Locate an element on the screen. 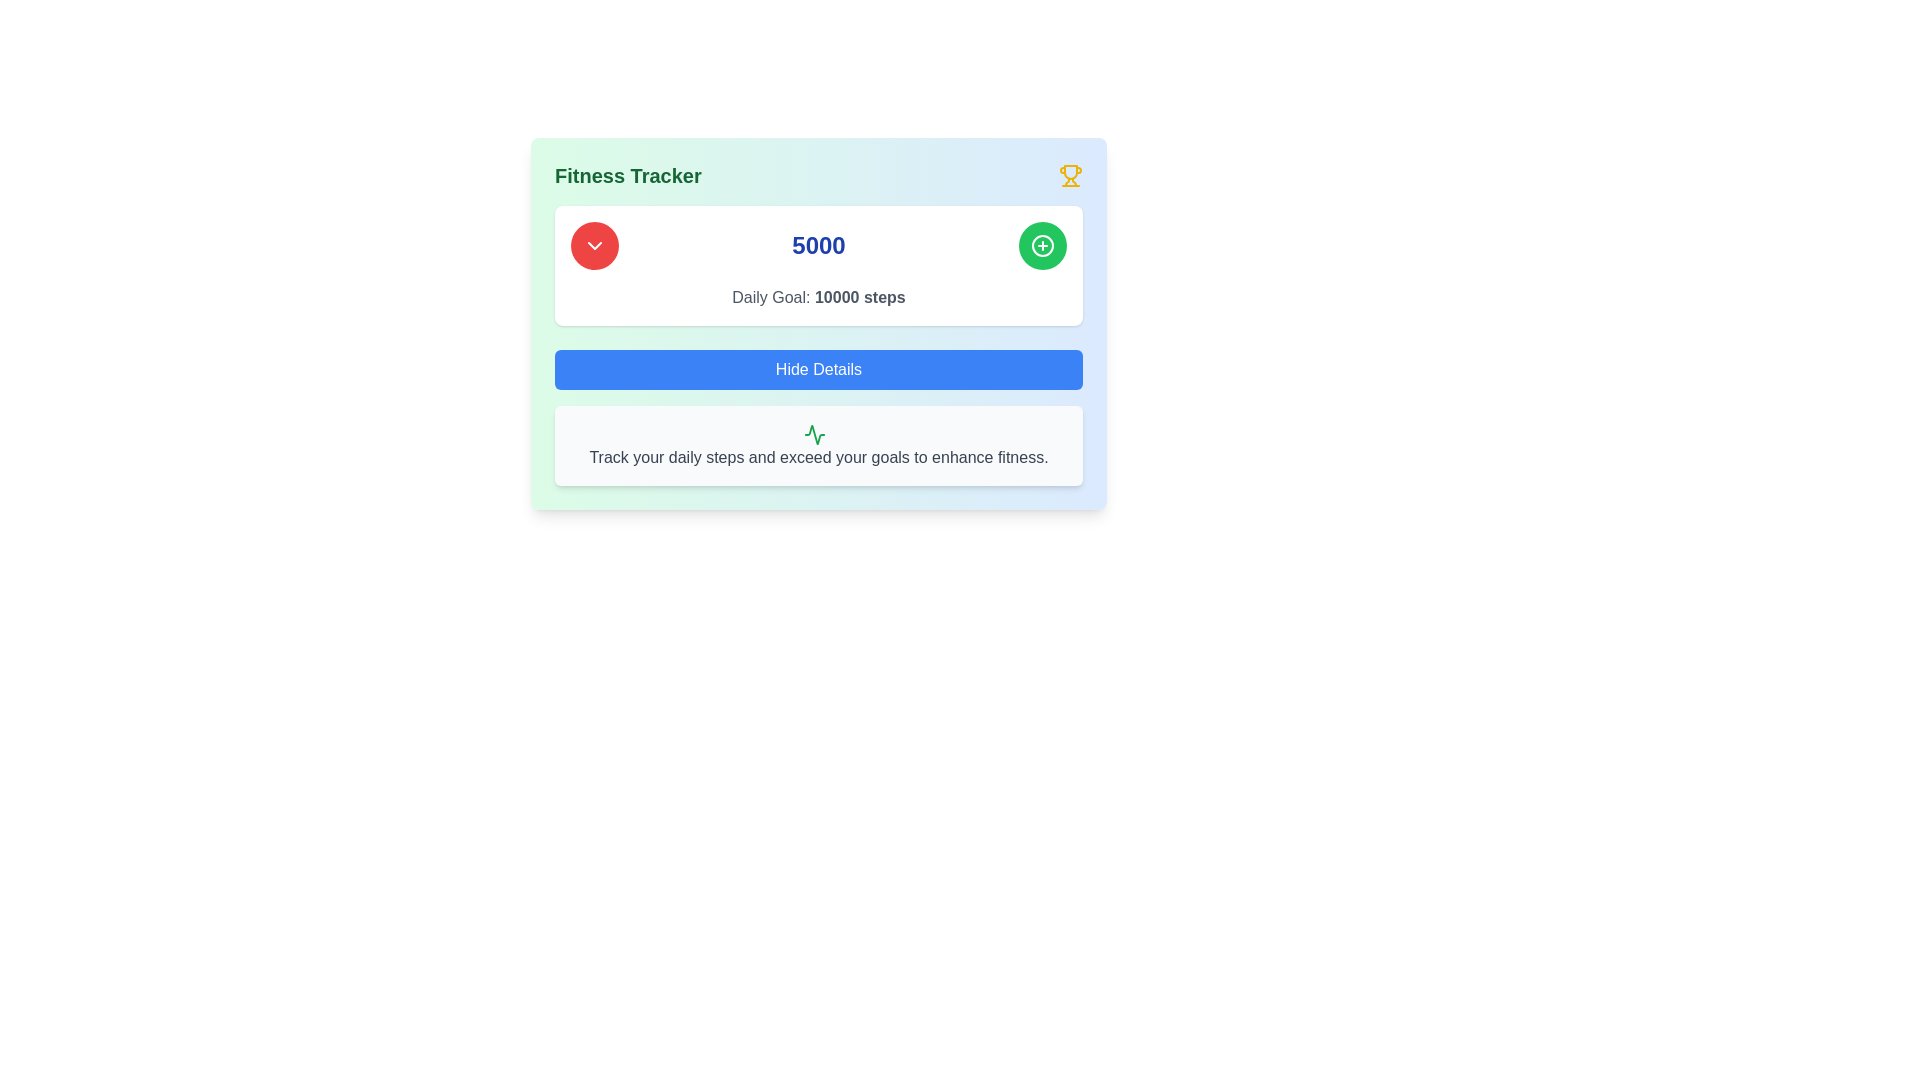 The image size is (1920, 1080). the small green activity icon with a waveform-like design located in the information box below the 'Hide Details' button and to the left of the descriptive text is located at coordinates (815, 433).